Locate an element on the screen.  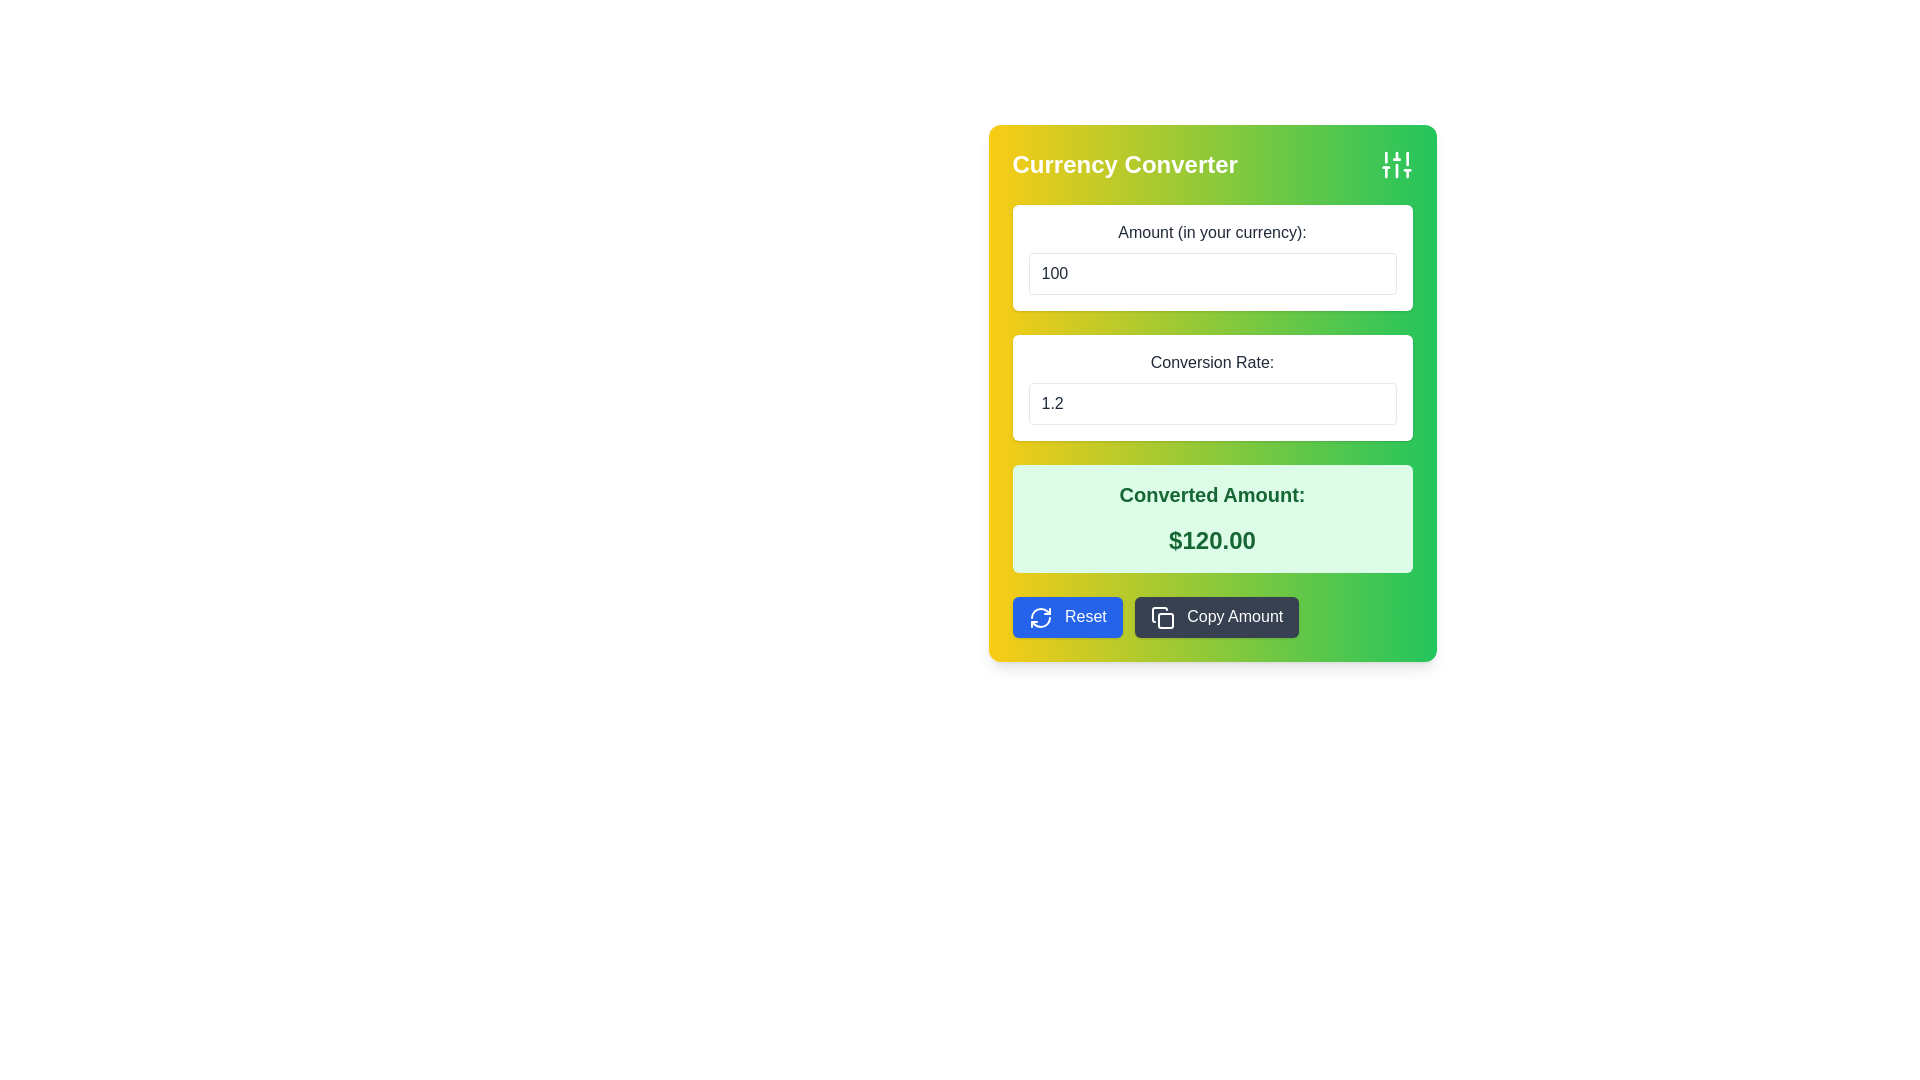
the Reset button icon, which serves as a visual indicator for resetting inputs in the currency converter interface, located at the bottom-left section of the interactive card with a gradient green background is located at coordinates (1040, 616).